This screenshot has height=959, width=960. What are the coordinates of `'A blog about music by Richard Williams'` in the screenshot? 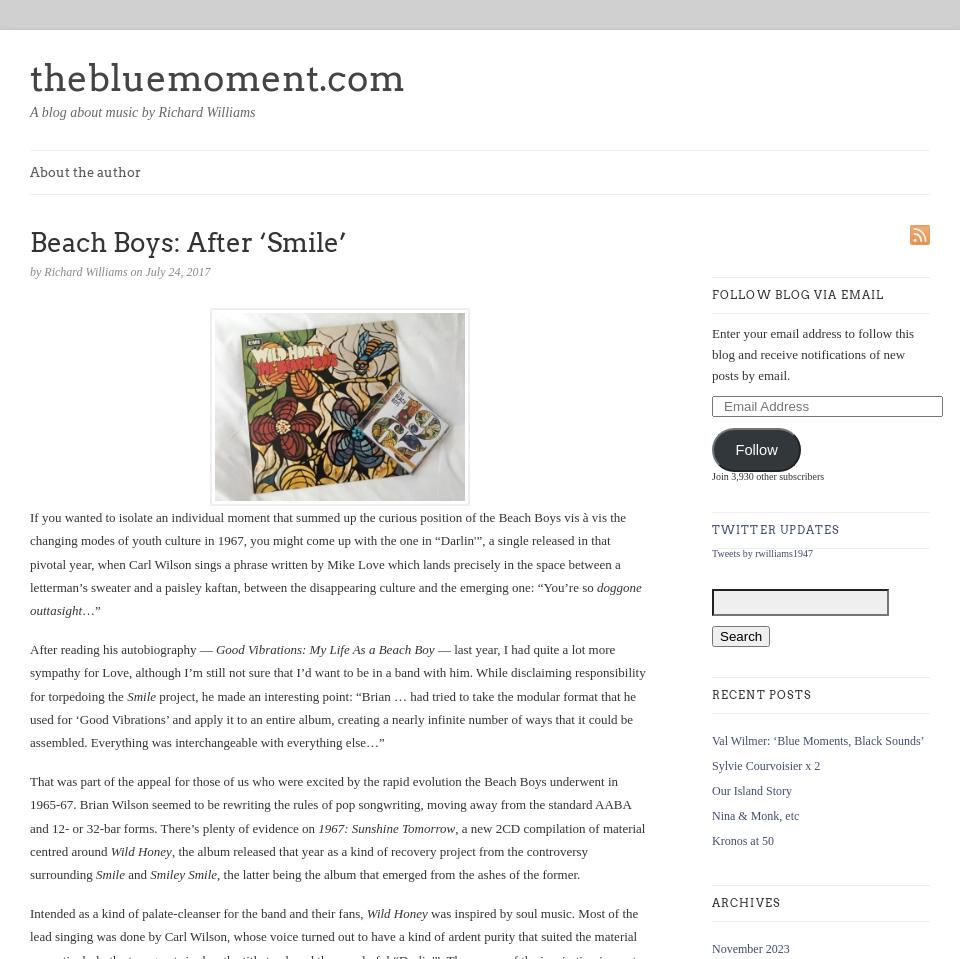 It's located at (141, 112).